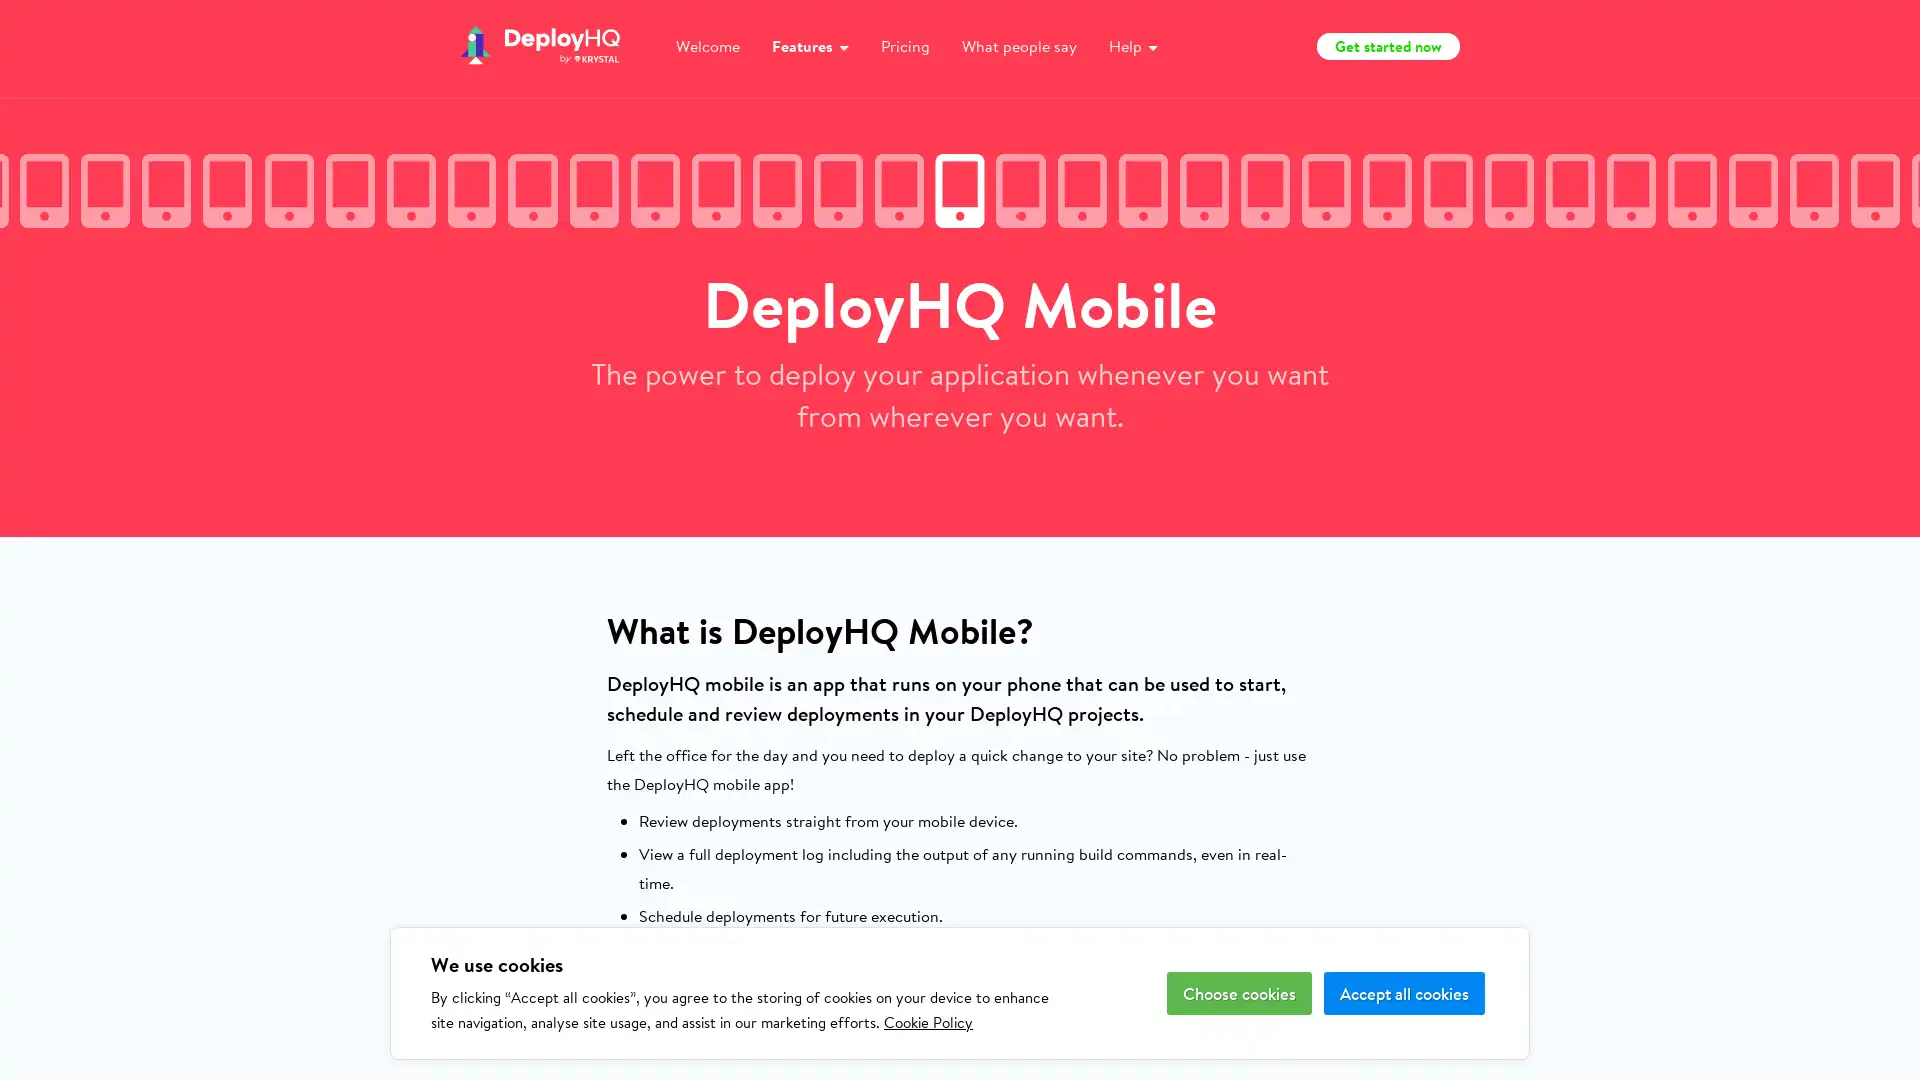 The width and height of the screenshot is (1920, 1080). Describe the element at coordinates (1238, 993) in the screenshot. I see `Choose cookies` at that location.